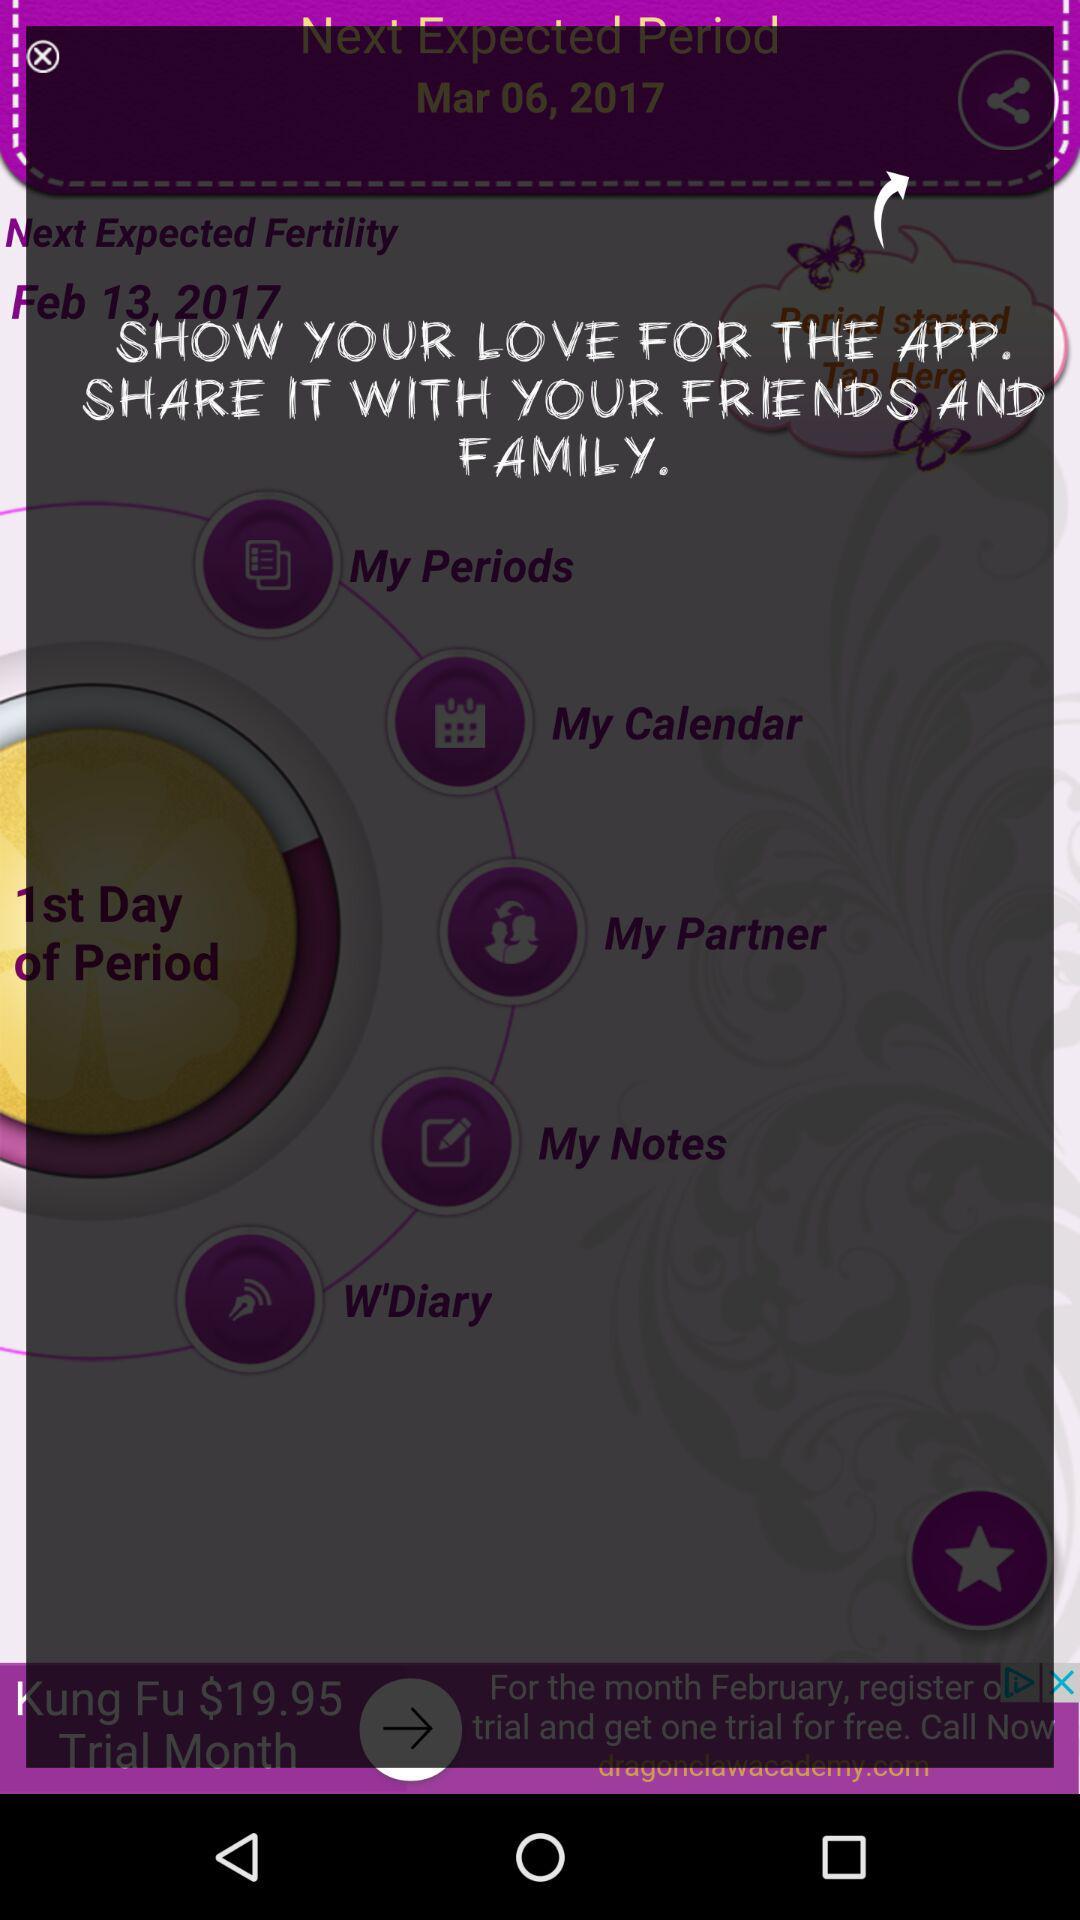 This screenshot has width=1080, height=1920. What do you see at coordinates (42, 56) in the screenshot?
I see `share app prompt` at bounding box center [42, 56].